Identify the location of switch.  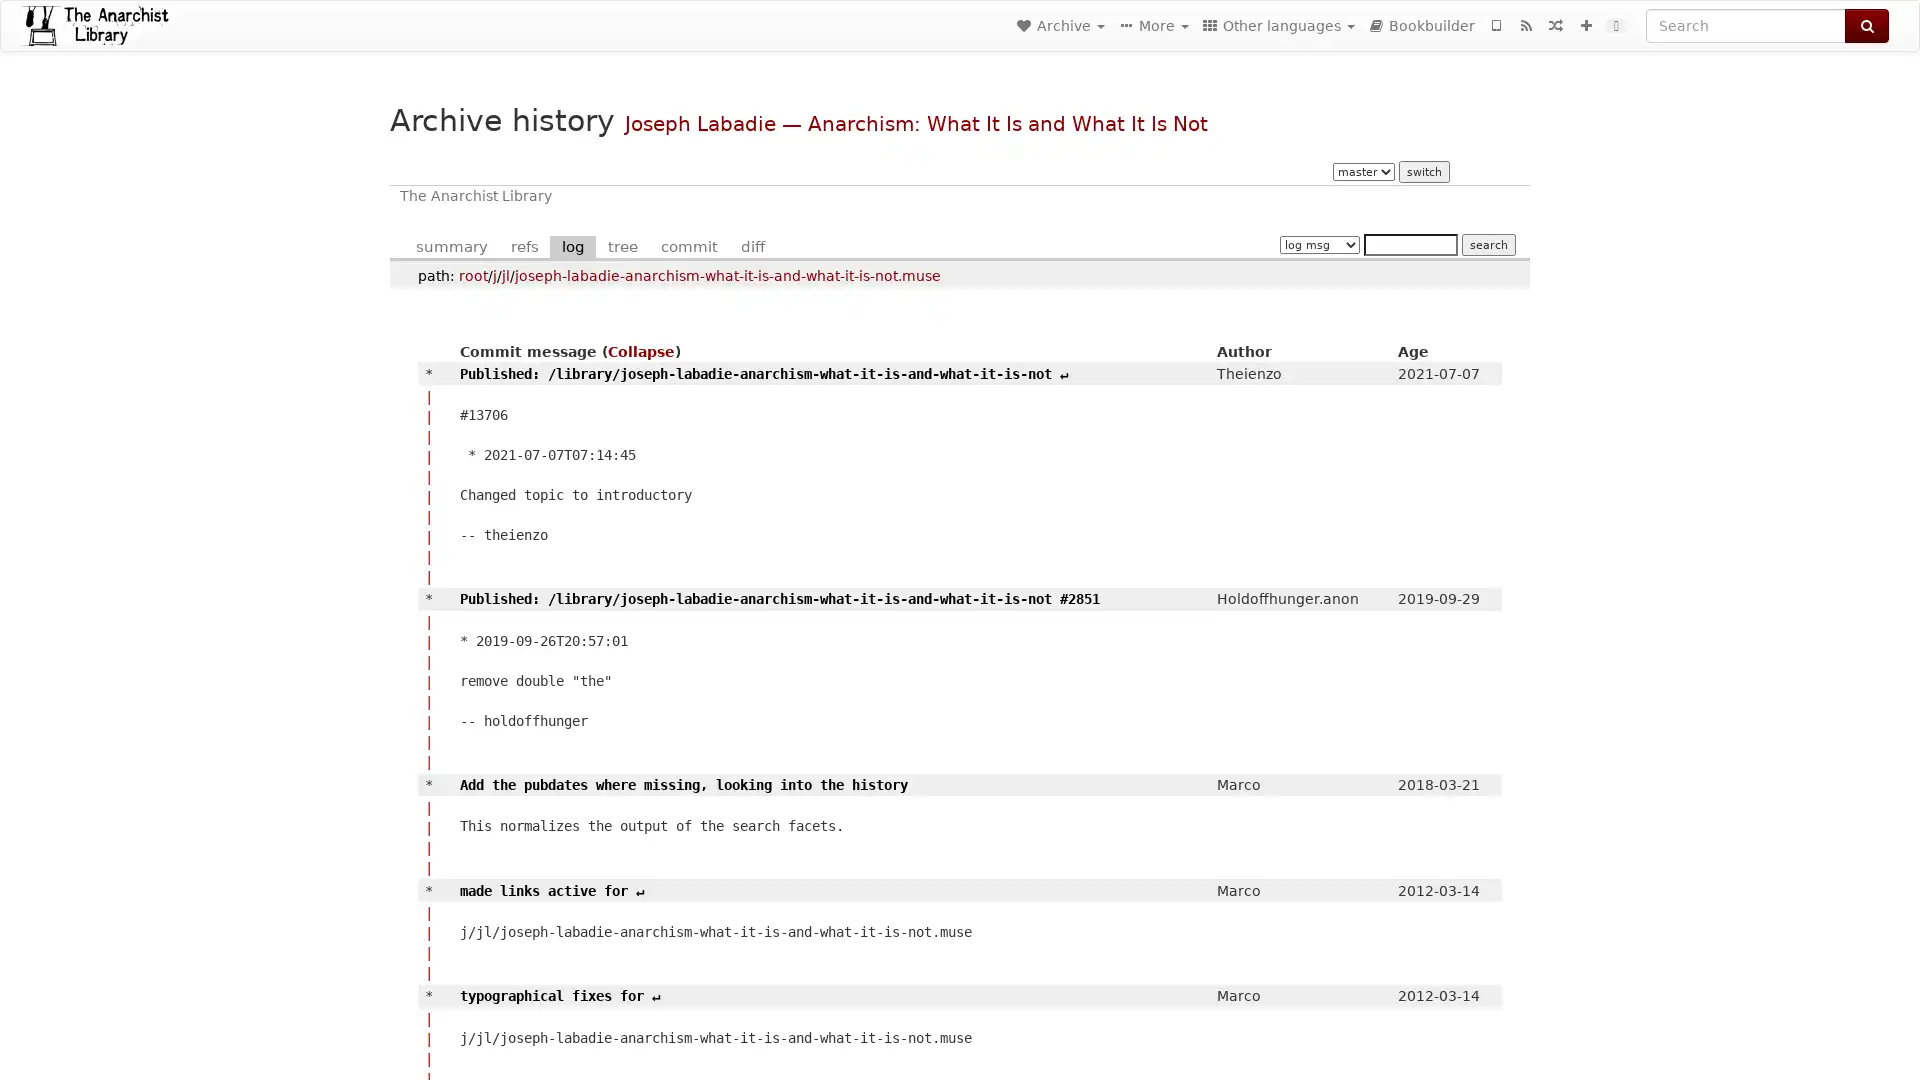
(1422, 171).